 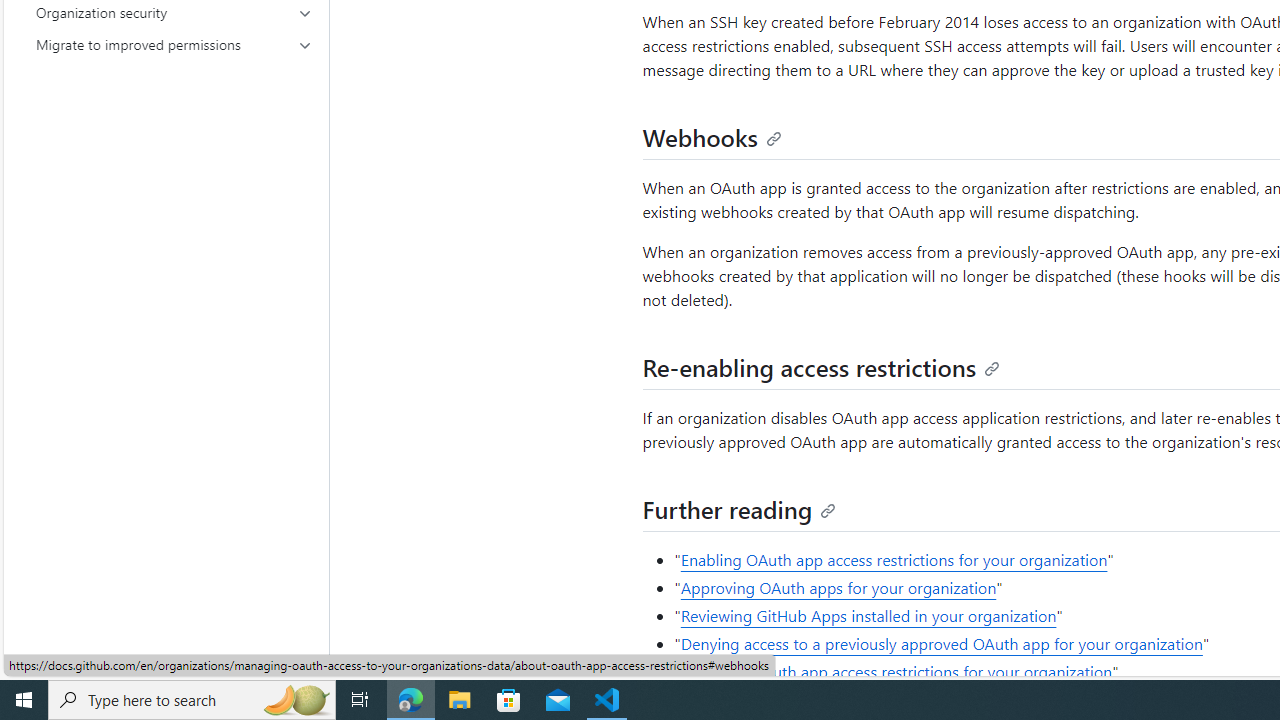 What do you see at coordinates (712, 135) in the screenshot?
I see `'Webhooks'` at bounding box center [712, 135].